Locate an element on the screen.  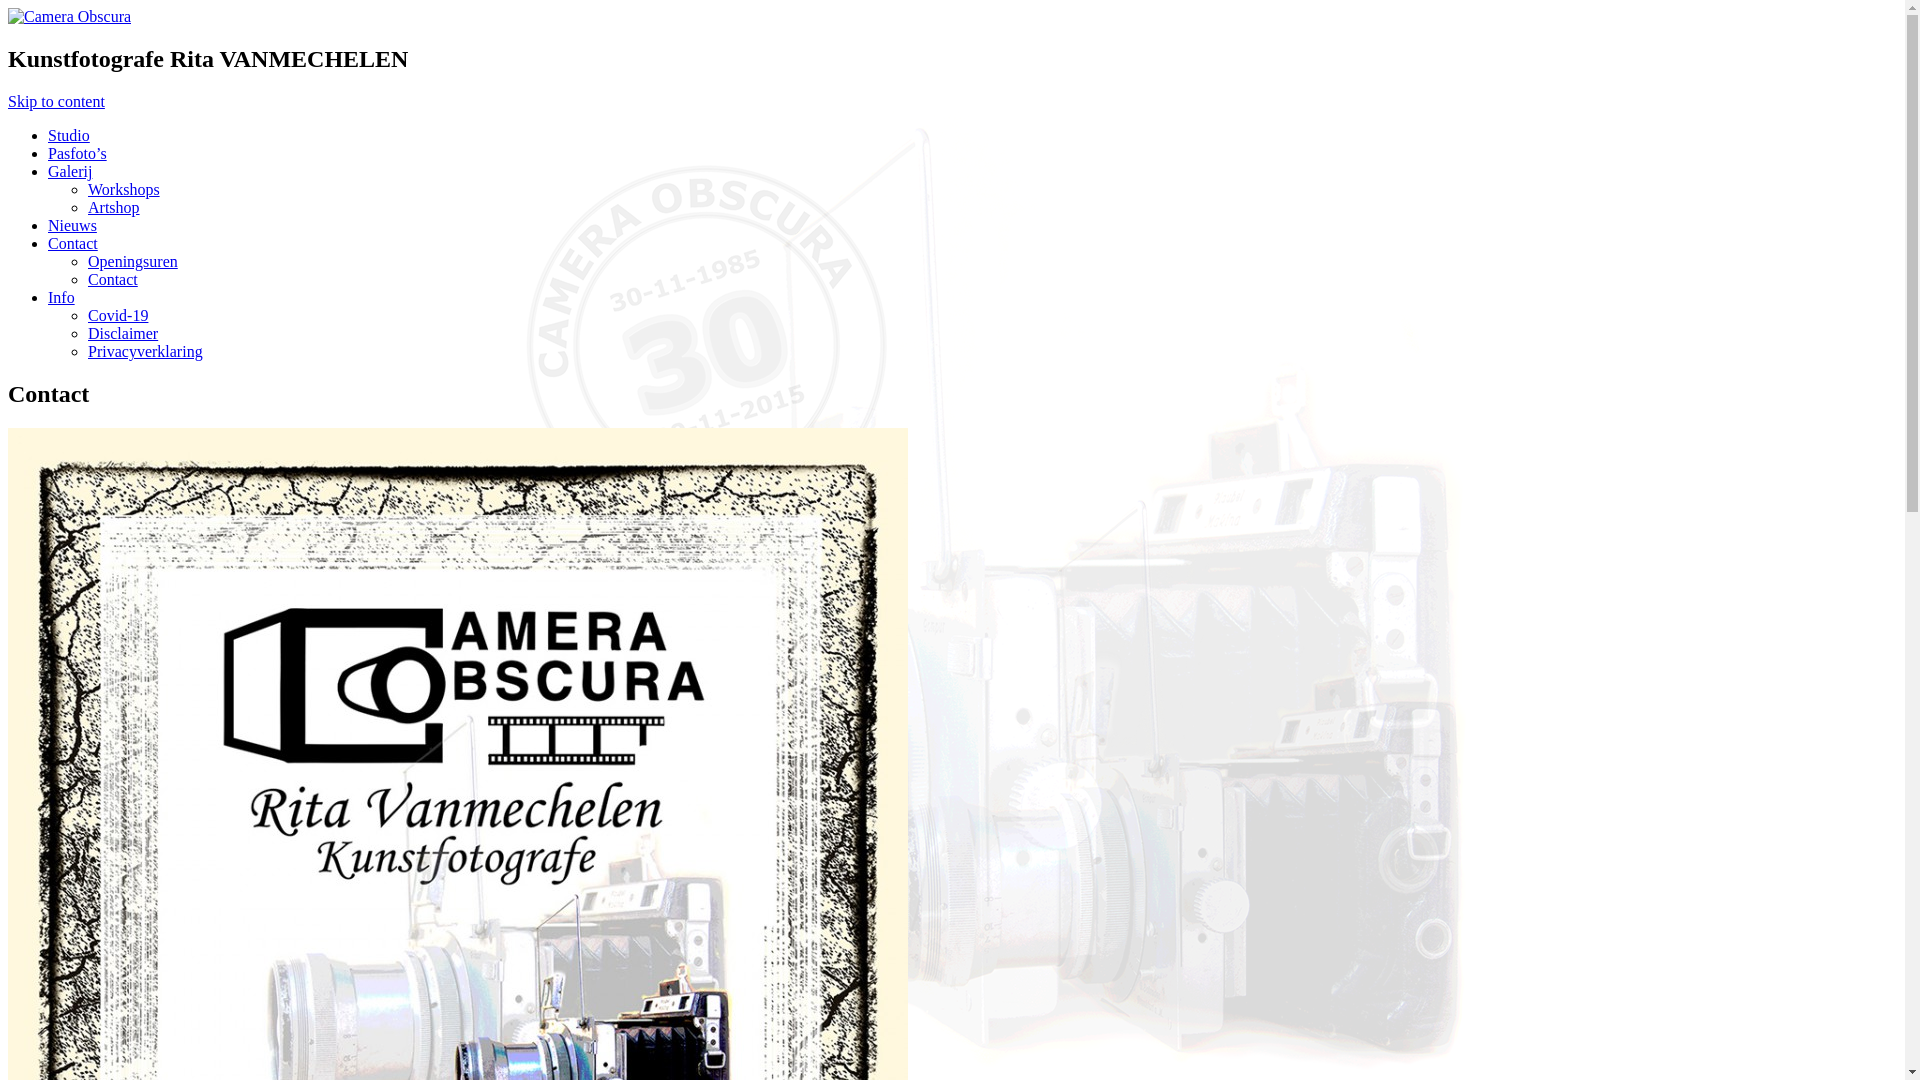
'Covid-19' is located at coordinates (117, 315).